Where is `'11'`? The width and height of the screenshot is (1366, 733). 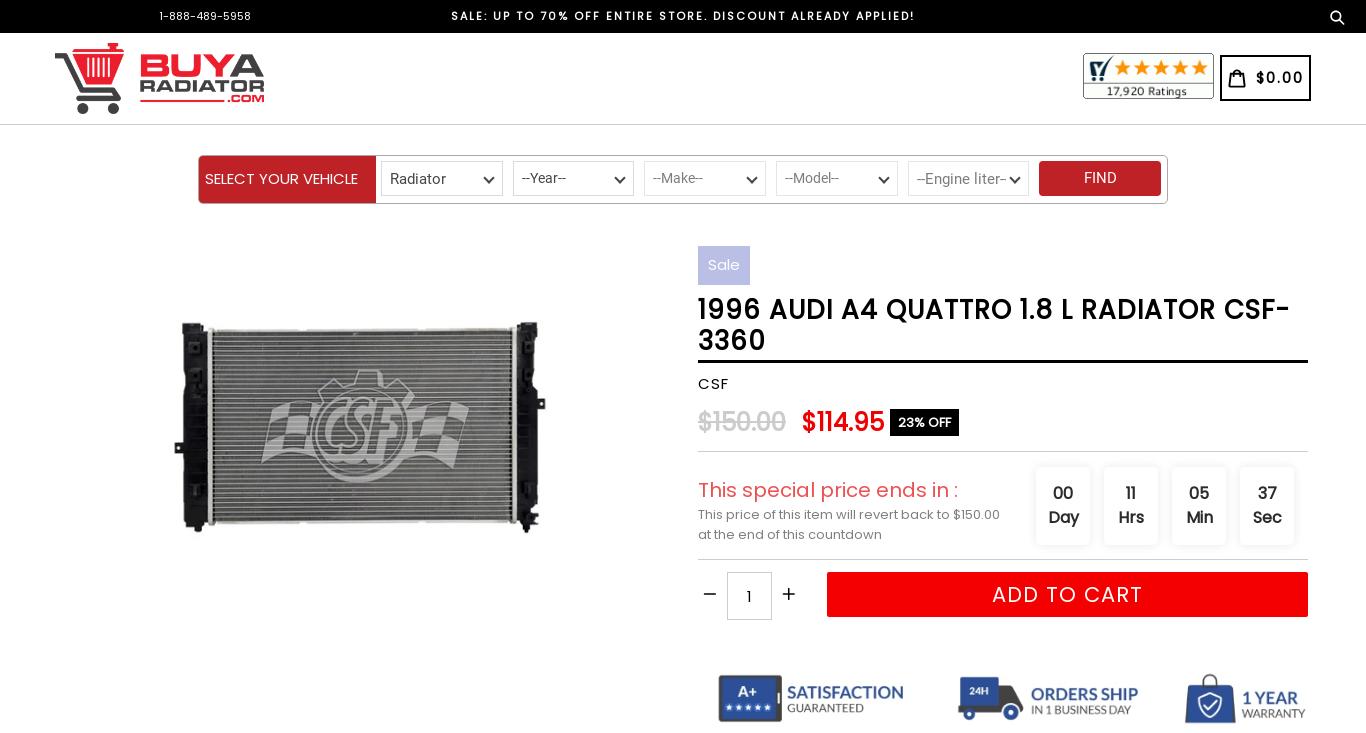
'11' is located at coordinates (1130, 492).